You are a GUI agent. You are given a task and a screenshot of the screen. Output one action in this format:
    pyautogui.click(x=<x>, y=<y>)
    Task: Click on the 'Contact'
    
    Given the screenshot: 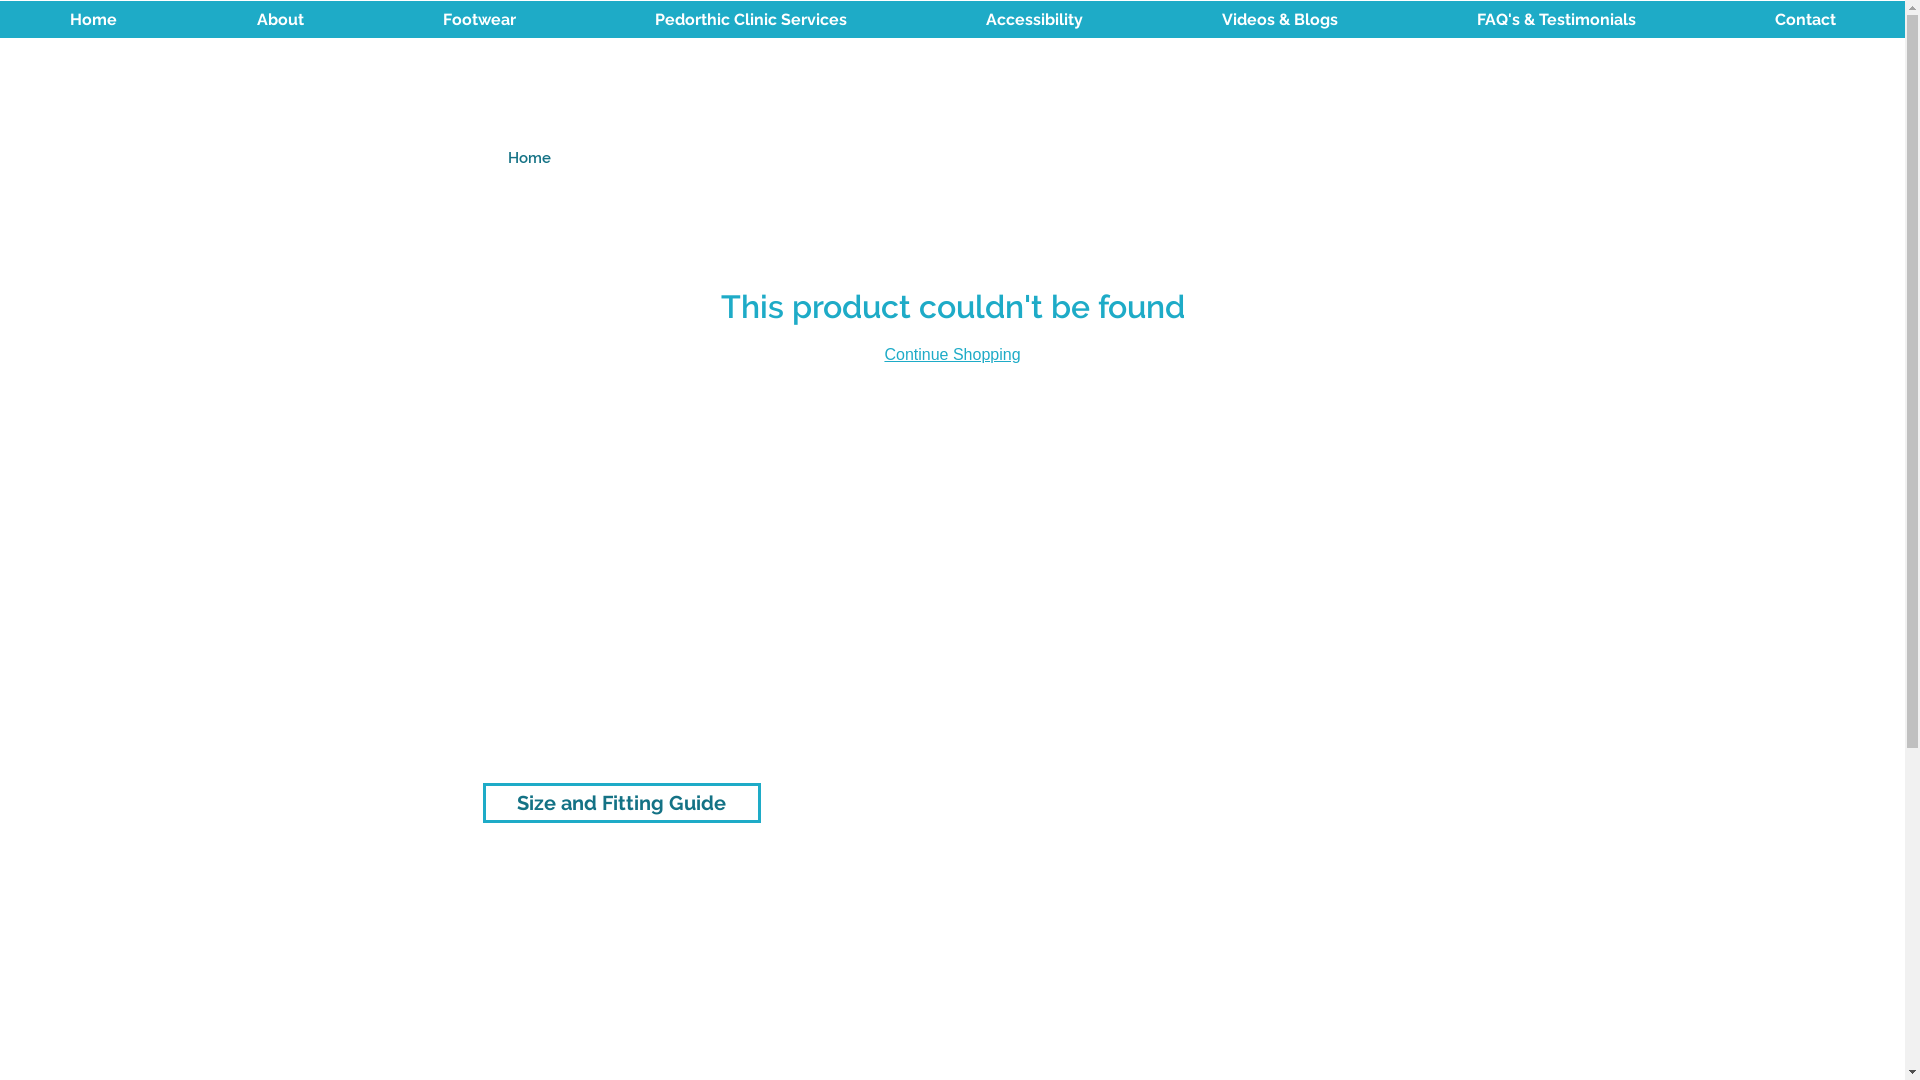 What is the action you would take?
    pyautogui.click(x=1804, y=19)
    